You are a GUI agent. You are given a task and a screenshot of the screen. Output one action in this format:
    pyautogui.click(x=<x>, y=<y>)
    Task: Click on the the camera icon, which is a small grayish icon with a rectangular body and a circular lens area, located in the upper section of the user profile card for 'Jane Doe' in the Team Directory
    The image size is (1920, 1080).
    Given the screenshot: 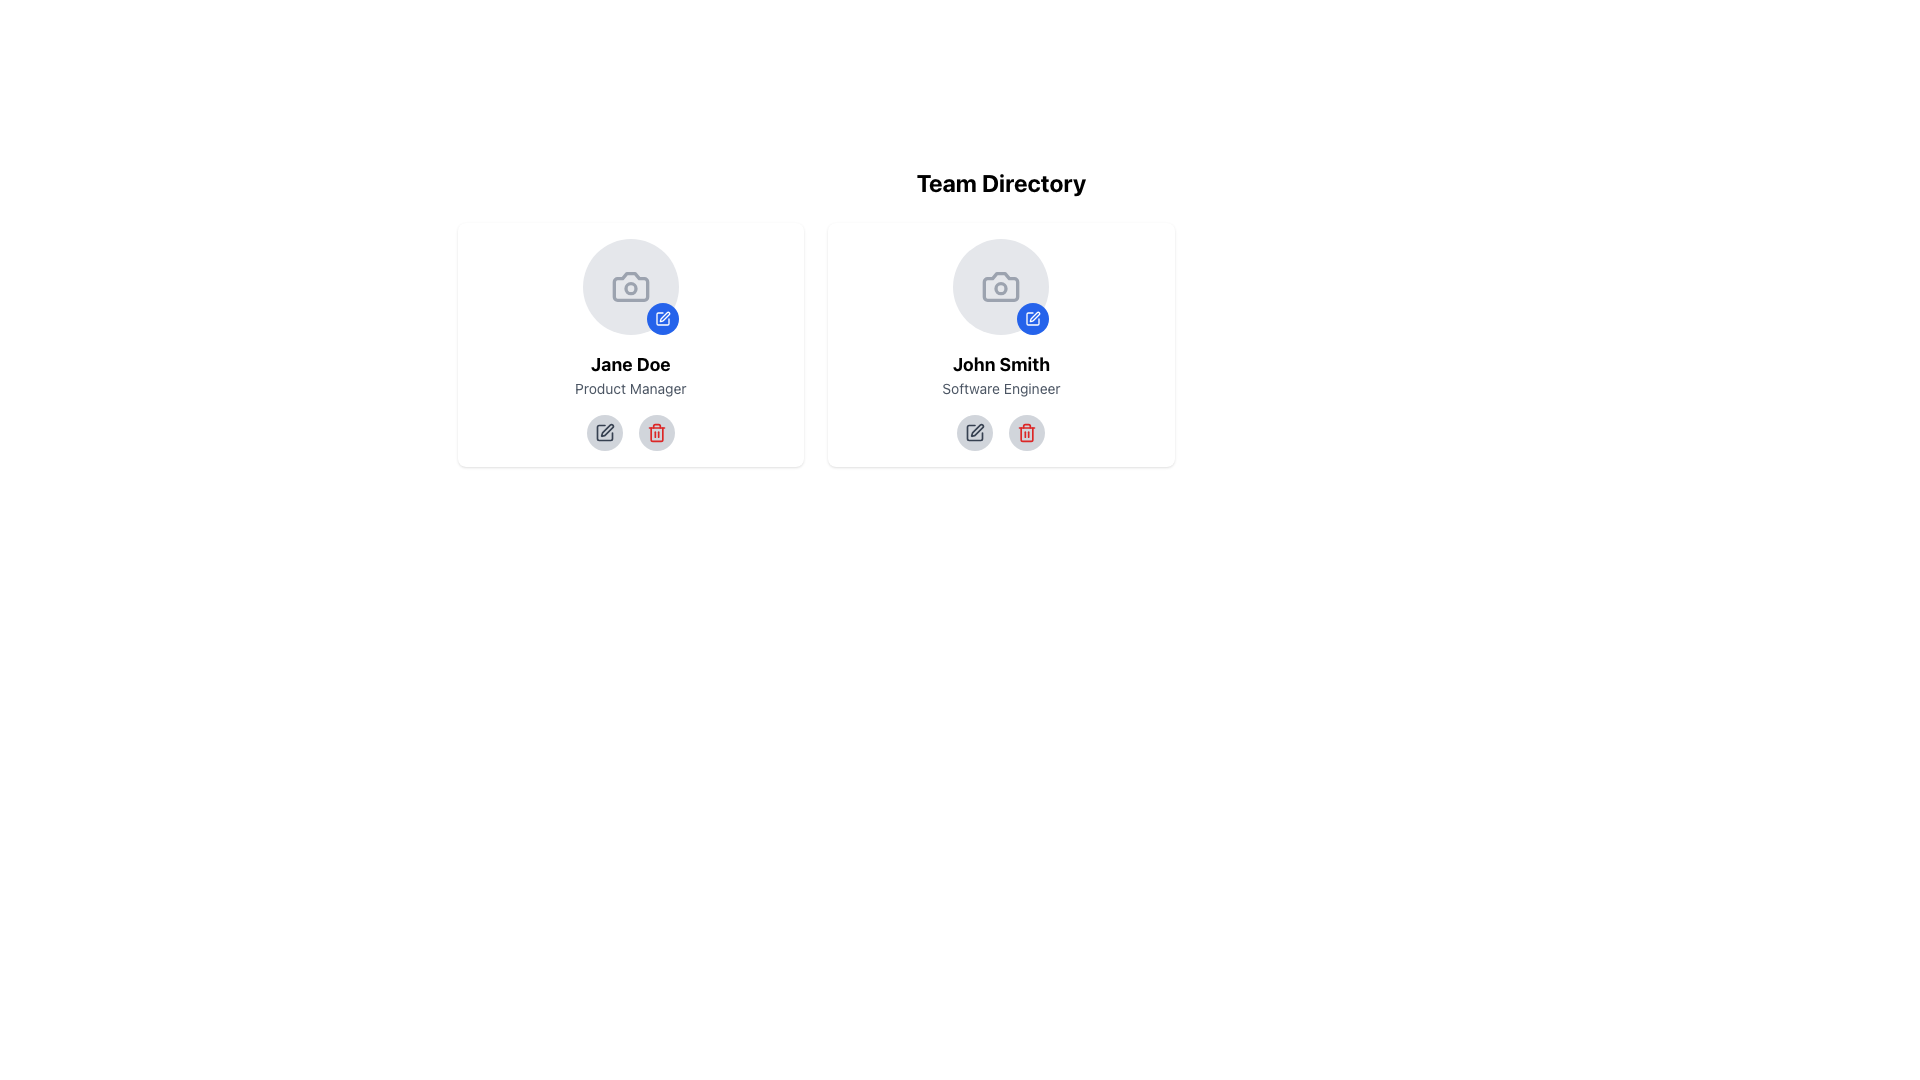 What is the action you would take?
    pyautogui.click(x=629, y=286)
    